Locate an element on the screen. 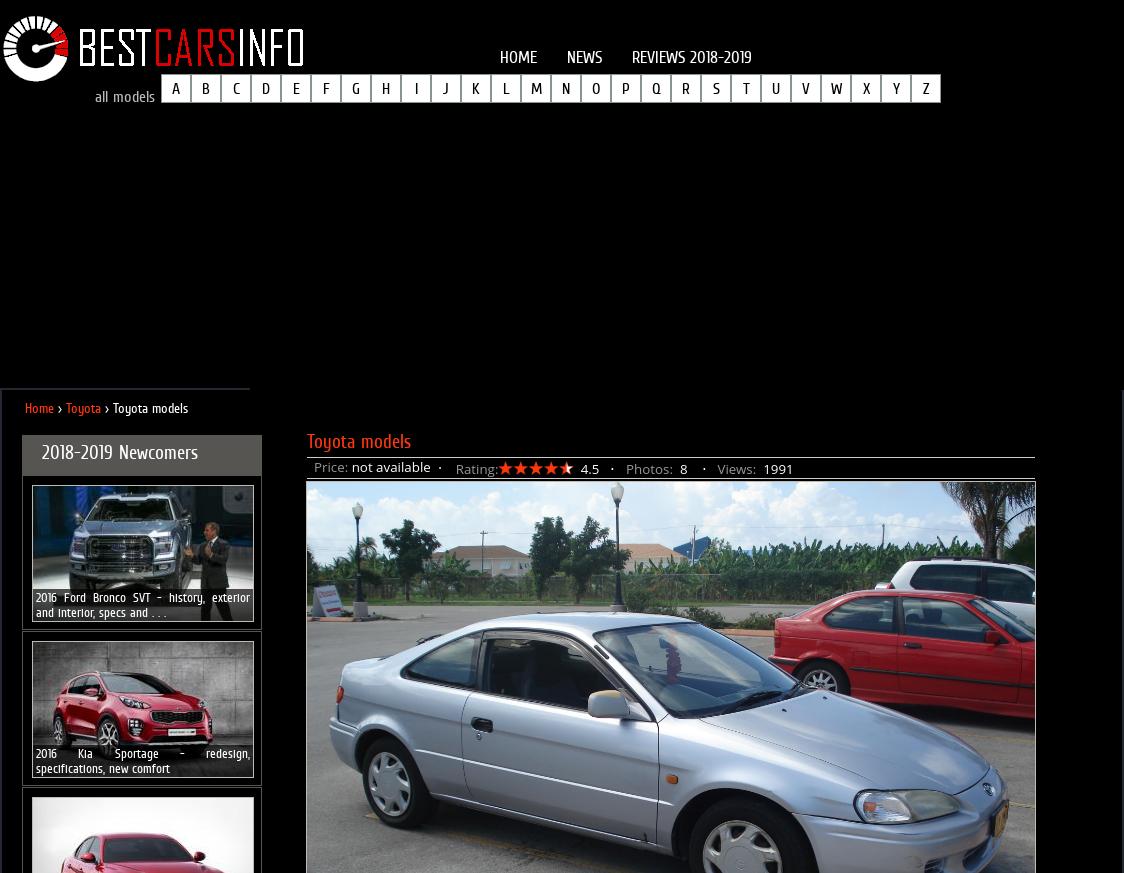 The width and height of the screenshot is (1124, 873). 'all models' is located at coordinates (123, 96).